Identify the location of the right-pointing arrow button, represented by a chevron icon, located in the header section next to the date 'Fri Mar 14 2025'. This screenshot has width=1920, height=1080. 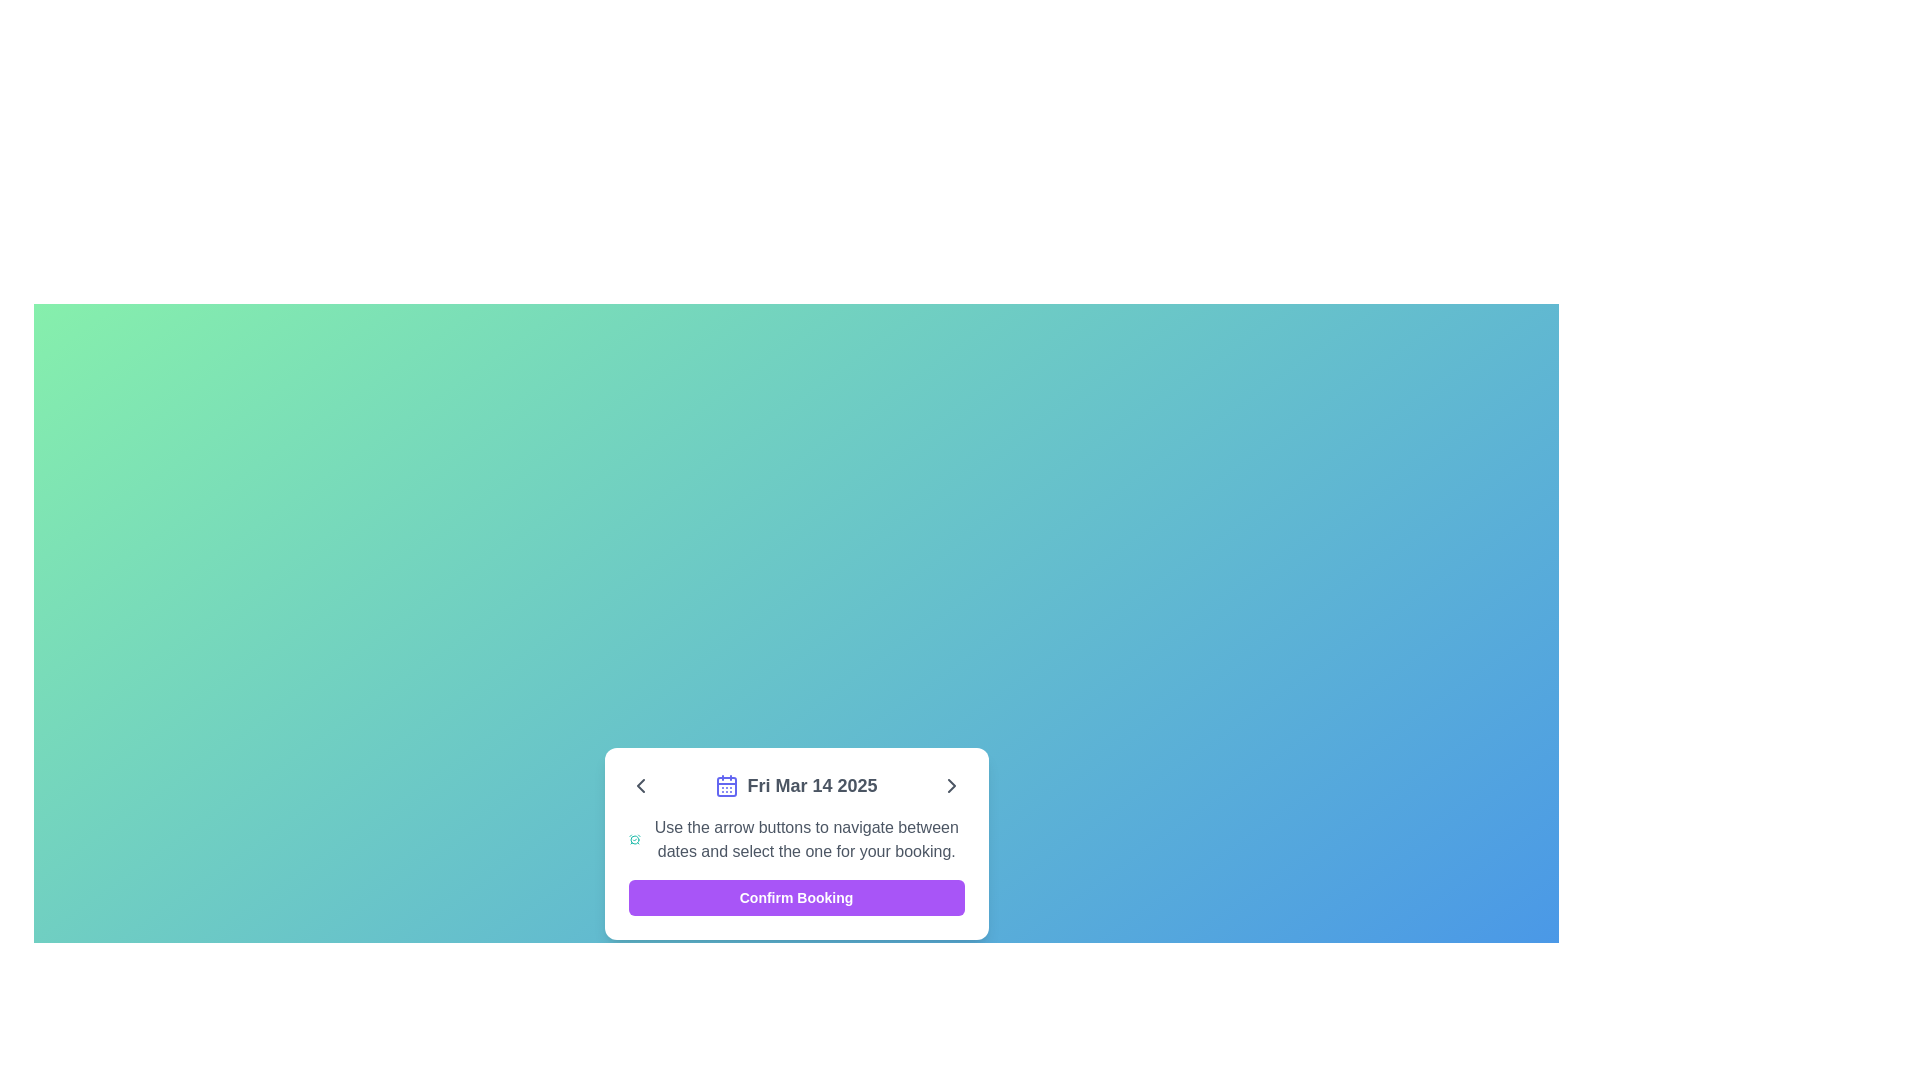
(951, 785).